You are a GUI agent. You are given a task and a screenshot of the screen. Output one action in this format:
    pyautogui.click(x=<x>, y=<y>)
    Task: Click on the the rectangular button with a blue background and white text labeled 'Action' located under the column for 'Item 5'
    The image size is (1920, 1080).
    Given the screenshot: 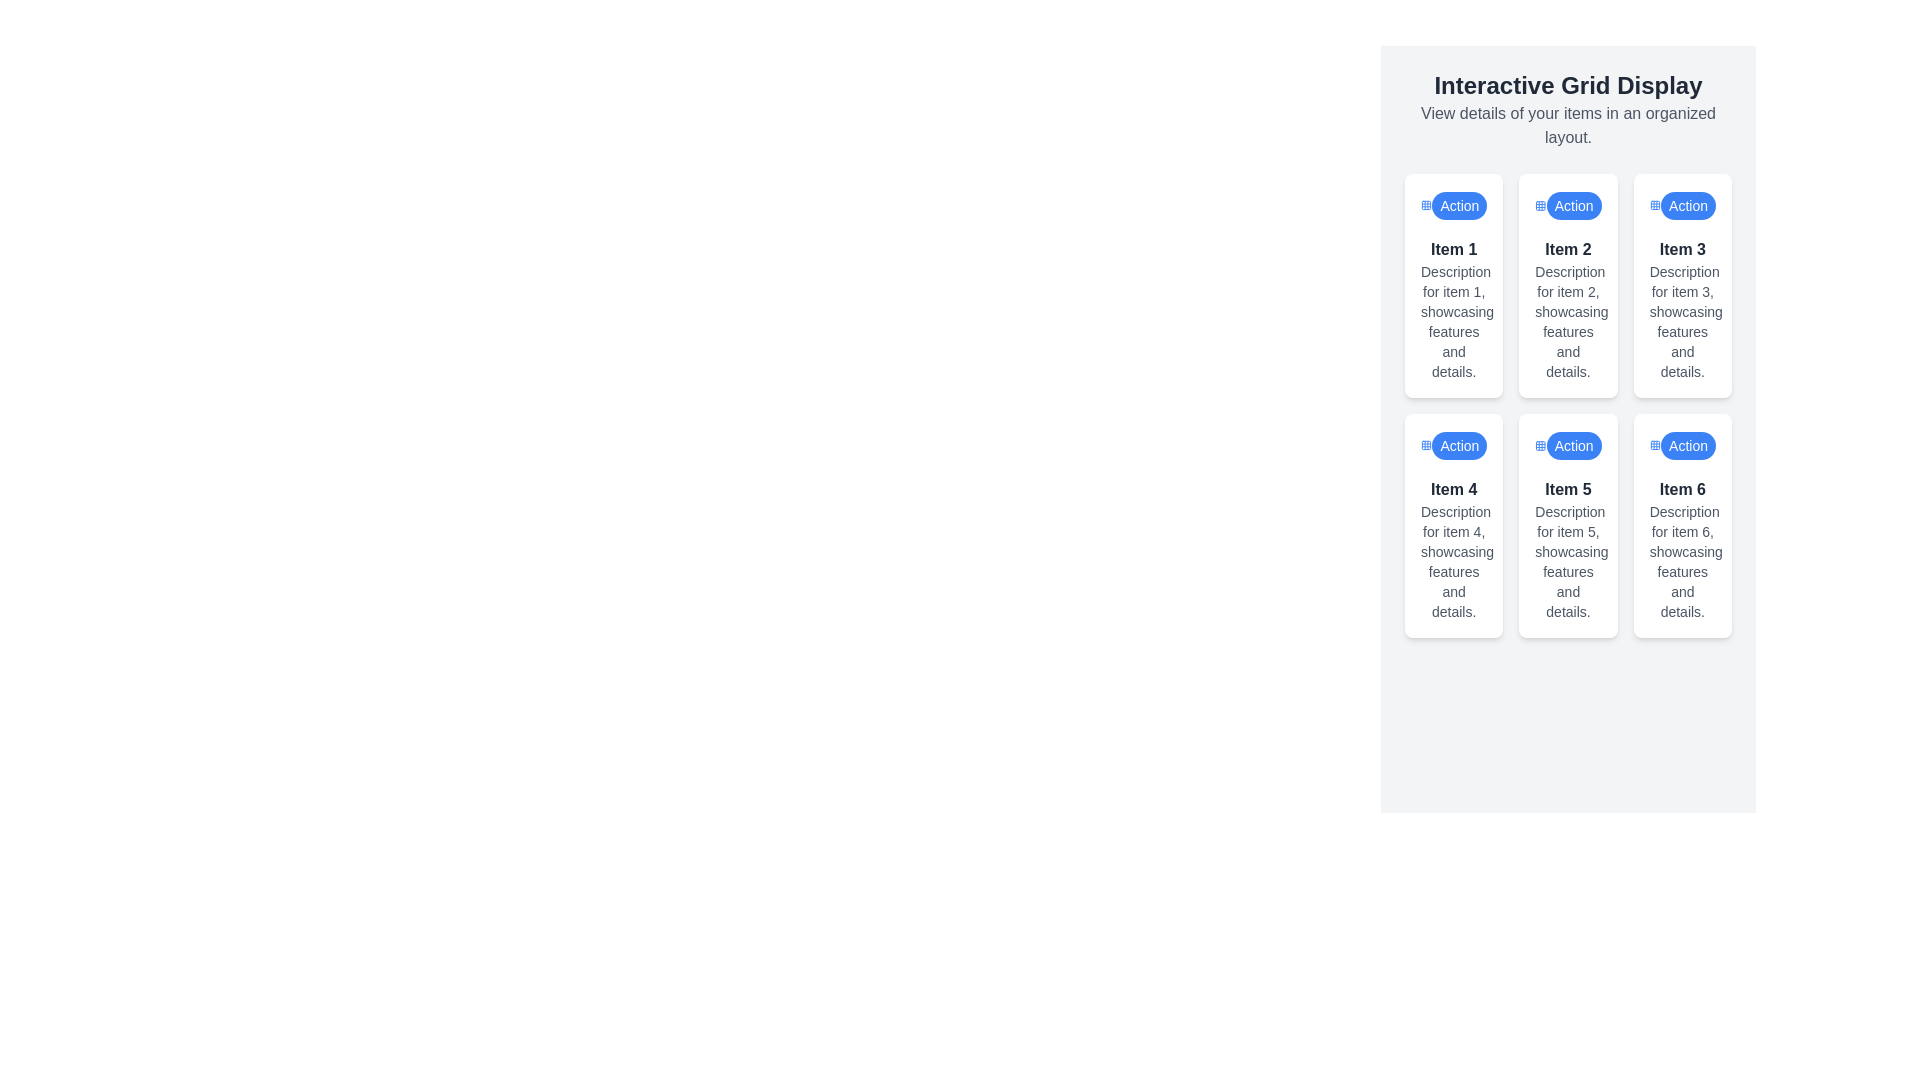 What is the action you would take?
    pyautogui.click(x=1573, y=445)
    